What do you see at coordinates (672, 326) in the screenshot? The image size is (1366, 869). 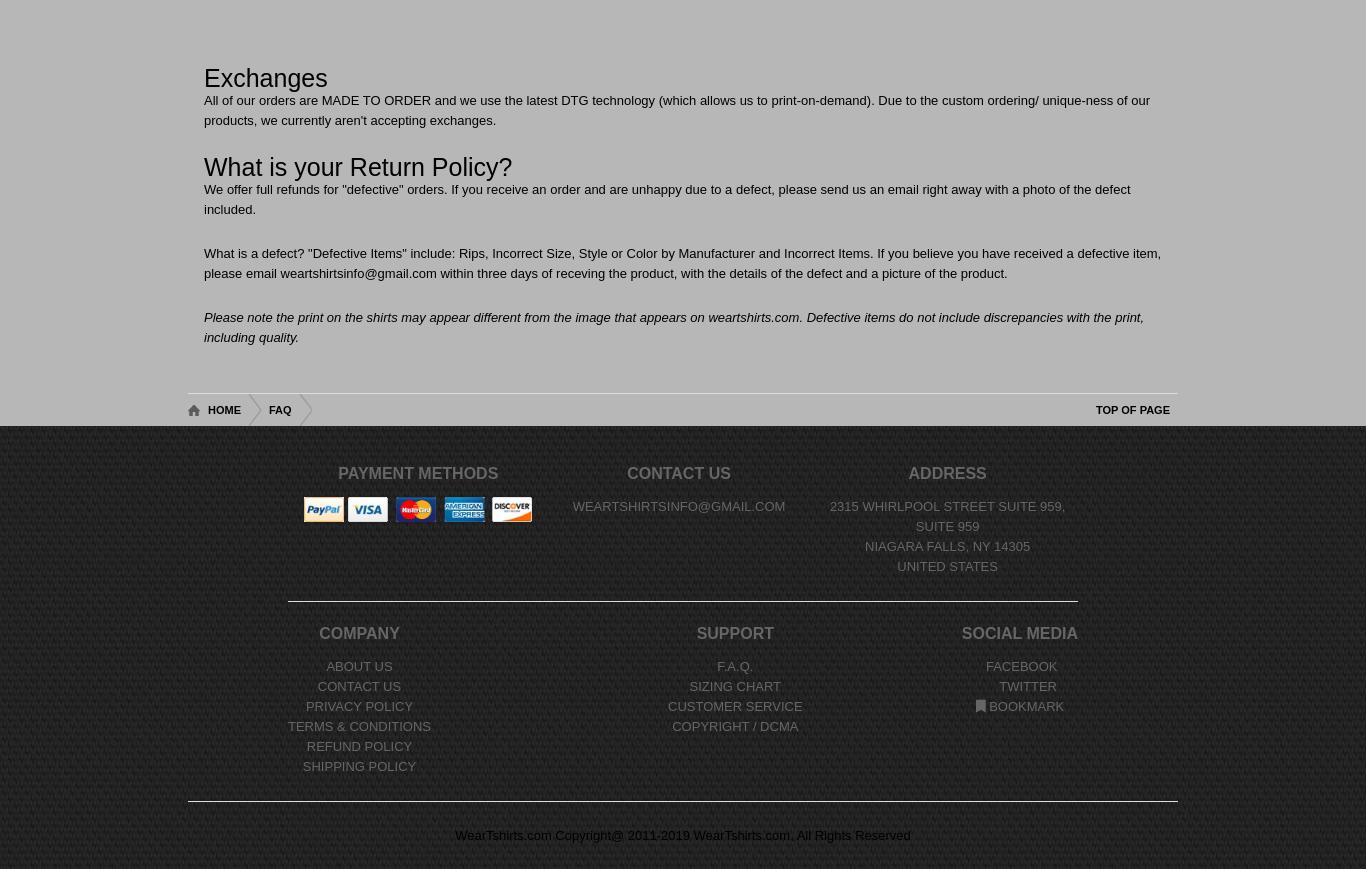 I see `'Please note the print on the shirts may appear different from the image that appears on weartshirts.com. Defective items do not include discrepancies with the print, including quality.'` at bounding box center [672, 326].